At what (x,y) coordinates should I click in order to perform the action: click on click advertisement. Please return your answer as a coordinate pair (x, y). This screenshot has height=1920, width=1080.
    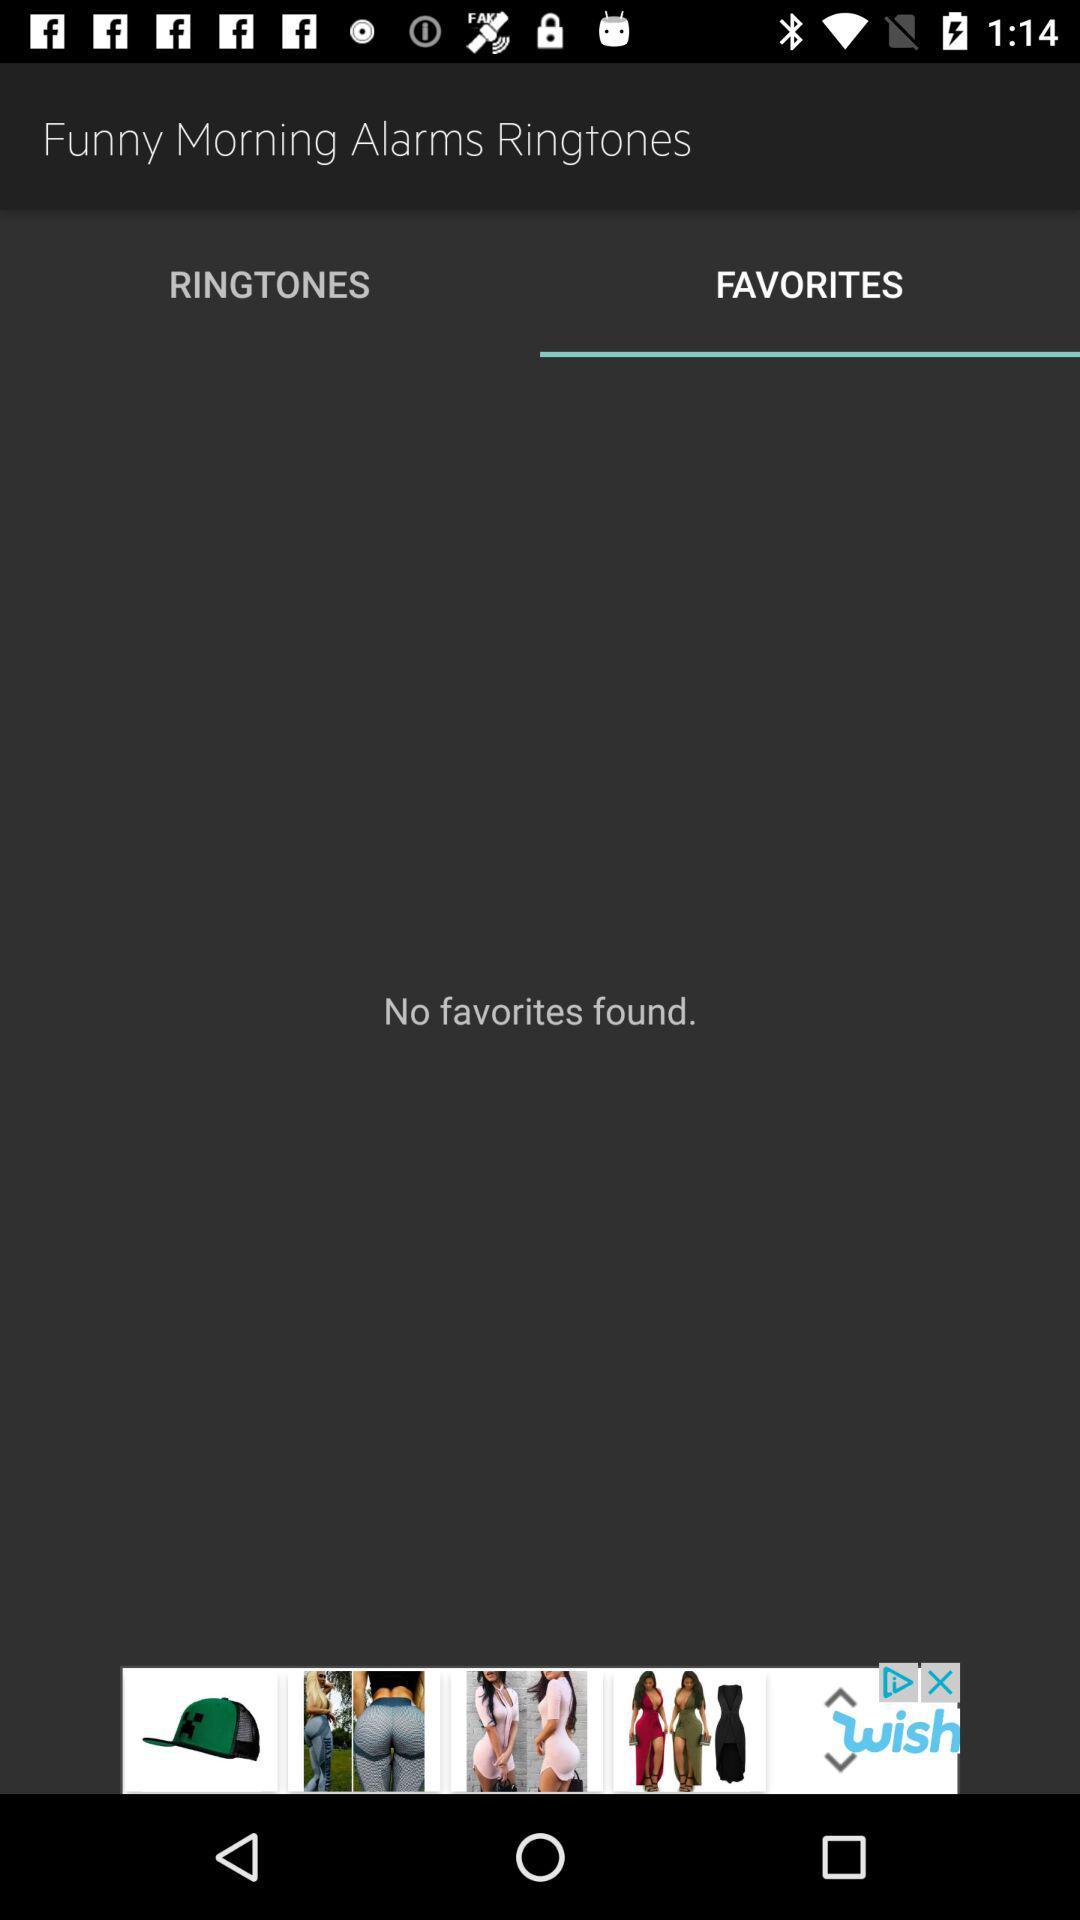
    Looking at the image, I should click on (540, 1727).